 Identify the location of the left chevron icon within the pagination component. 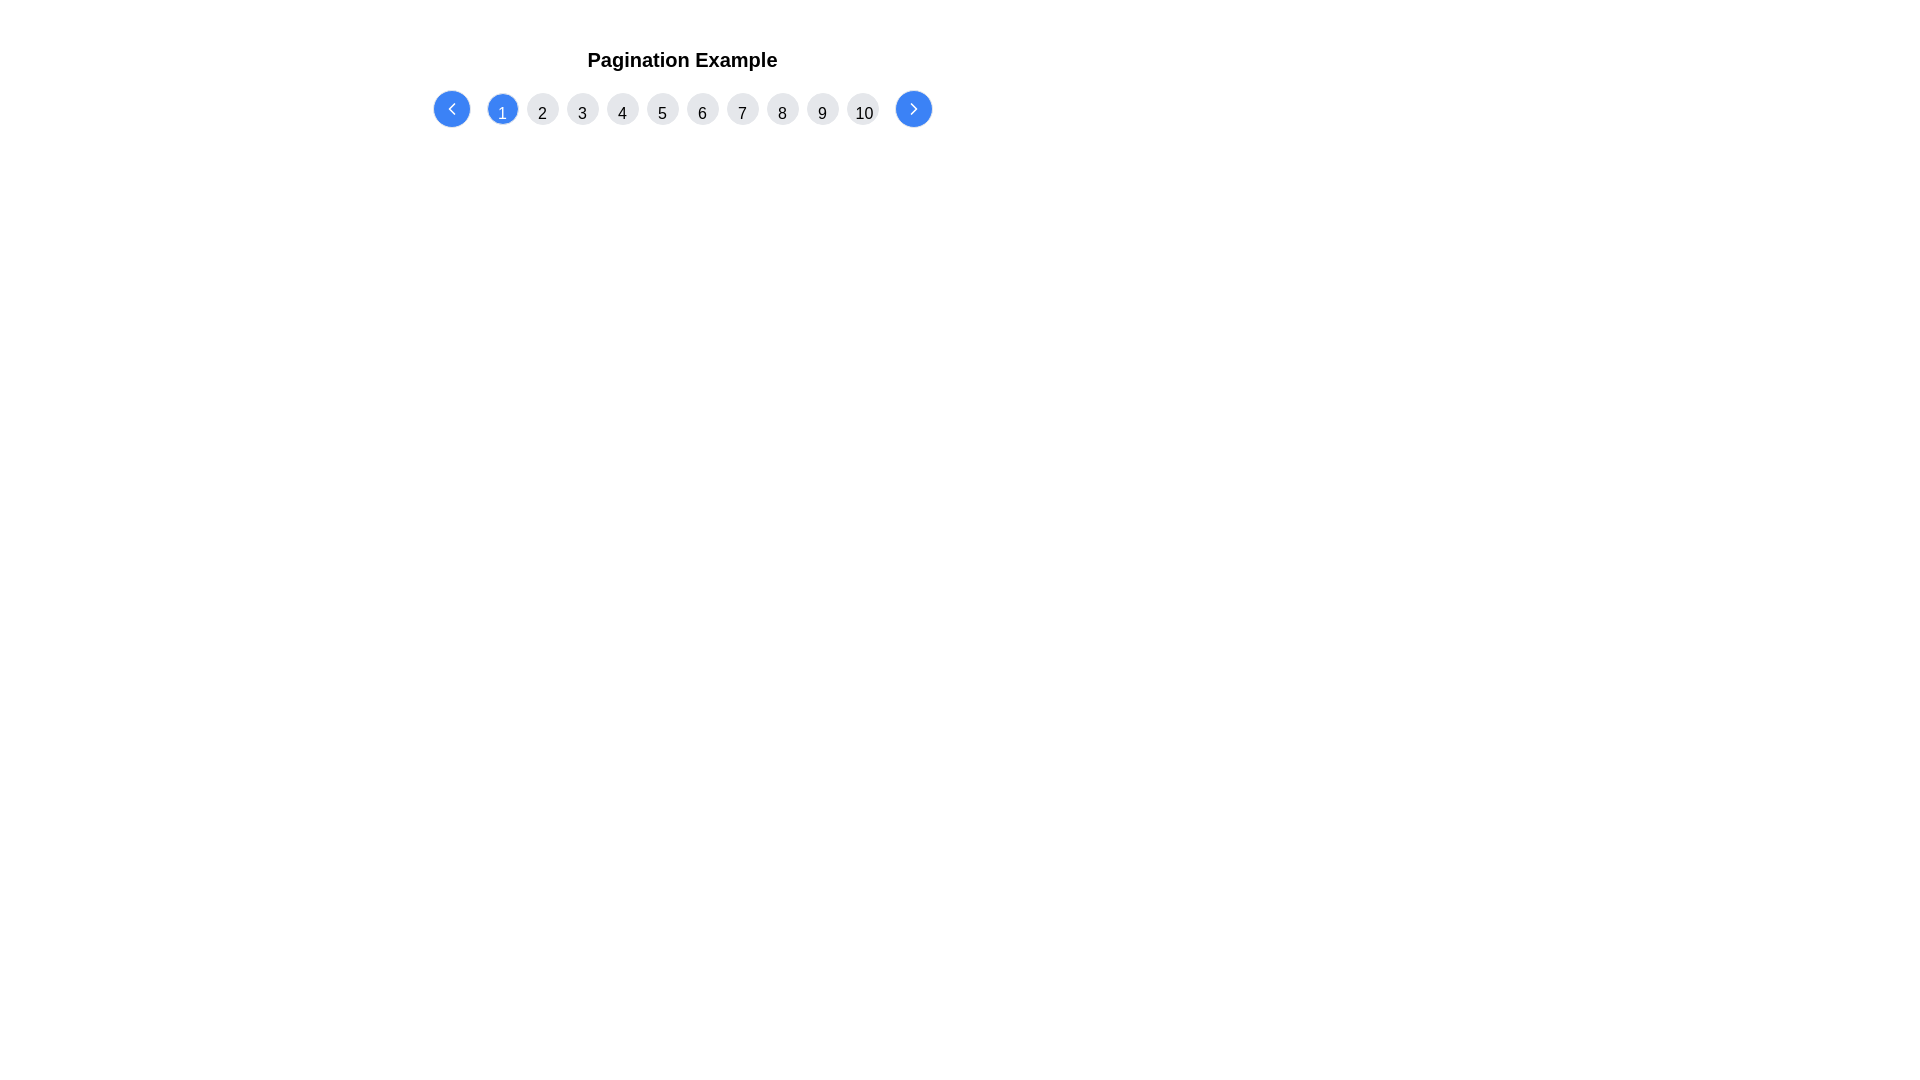
(450, 108).